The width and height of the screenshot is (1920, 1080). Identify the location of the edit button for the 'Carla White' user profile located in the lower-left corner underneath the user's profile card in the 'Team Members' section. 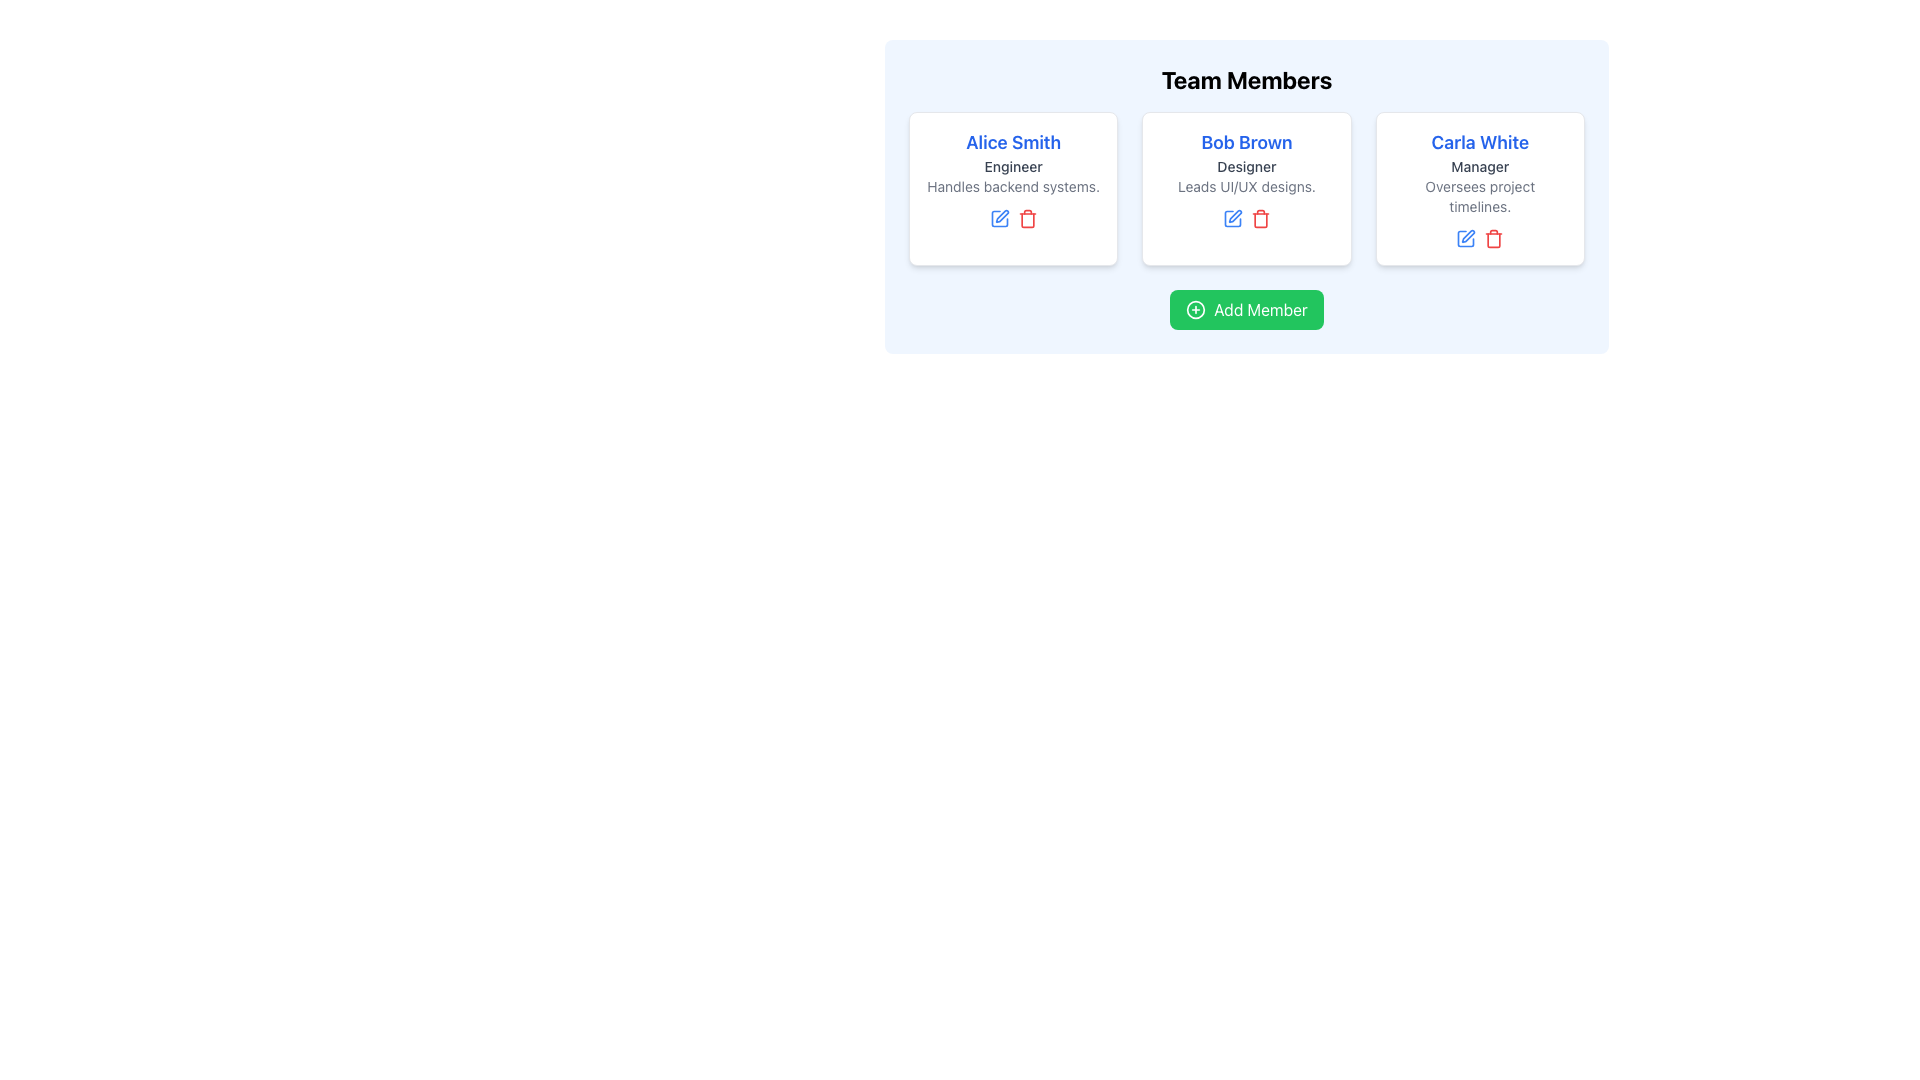
(1466, 238).